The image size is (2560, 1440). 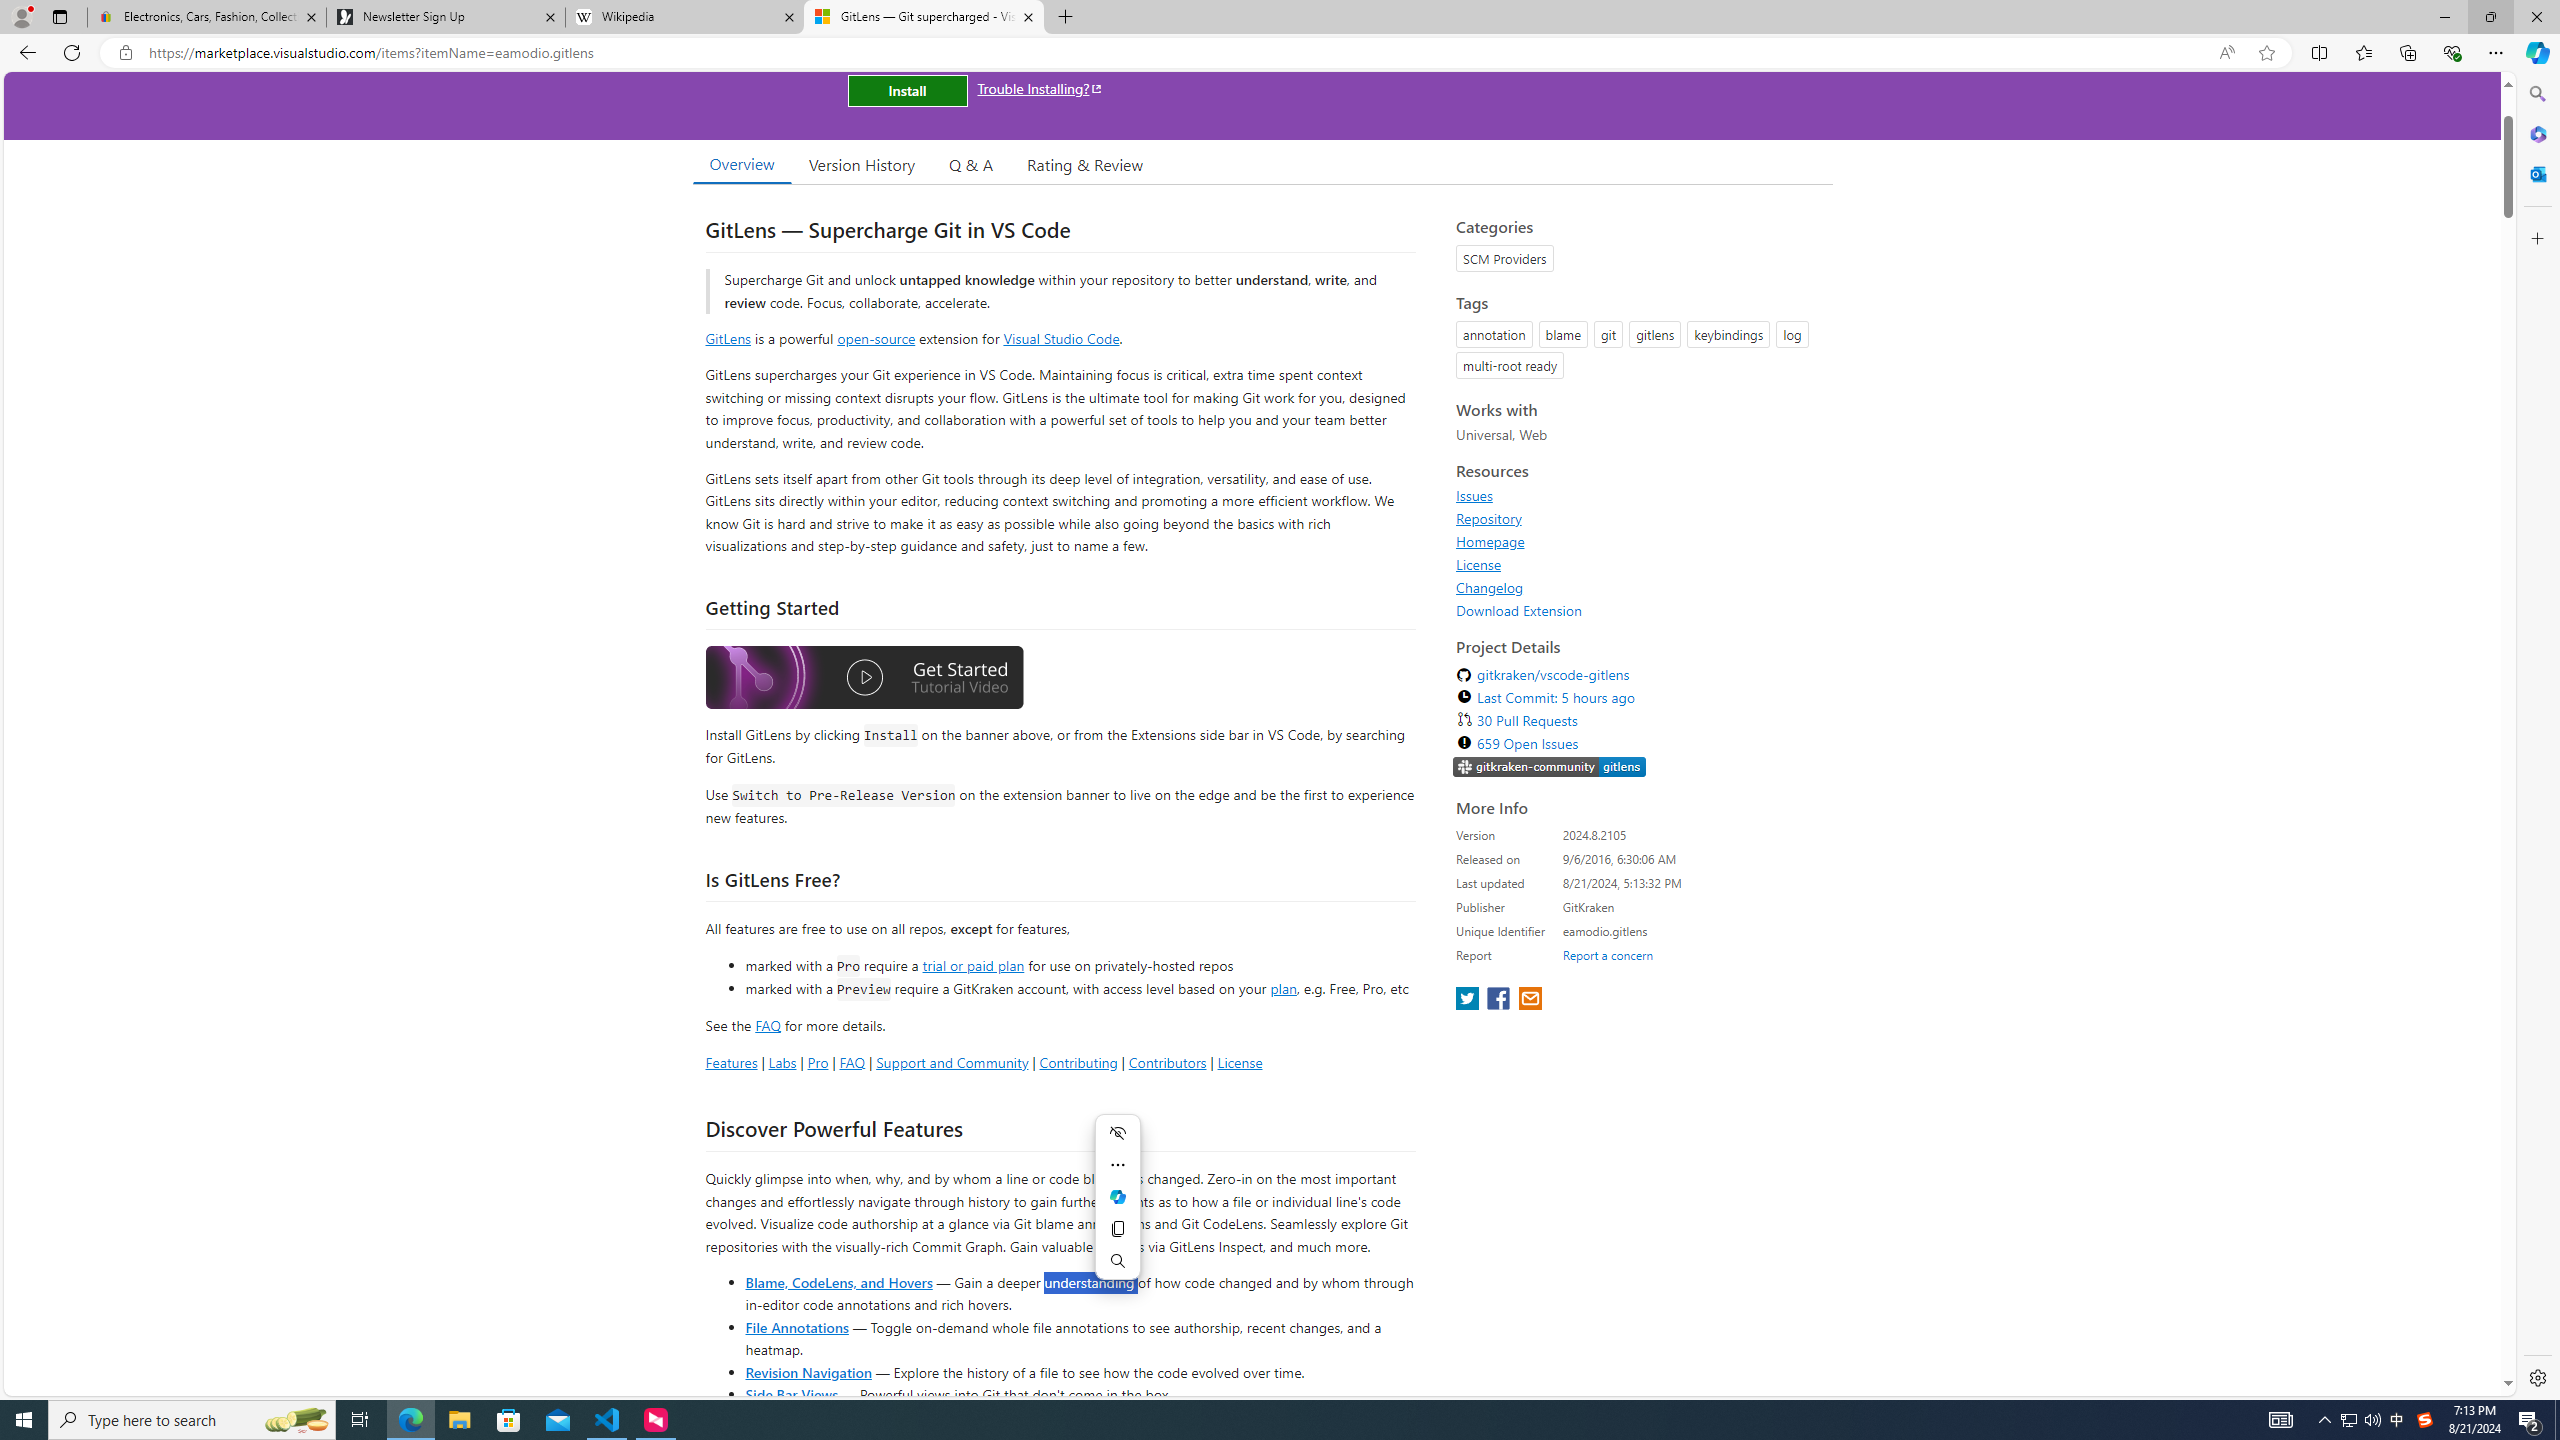 I want to click on 'Visual Studio Code', so click(x=1061, y=337).